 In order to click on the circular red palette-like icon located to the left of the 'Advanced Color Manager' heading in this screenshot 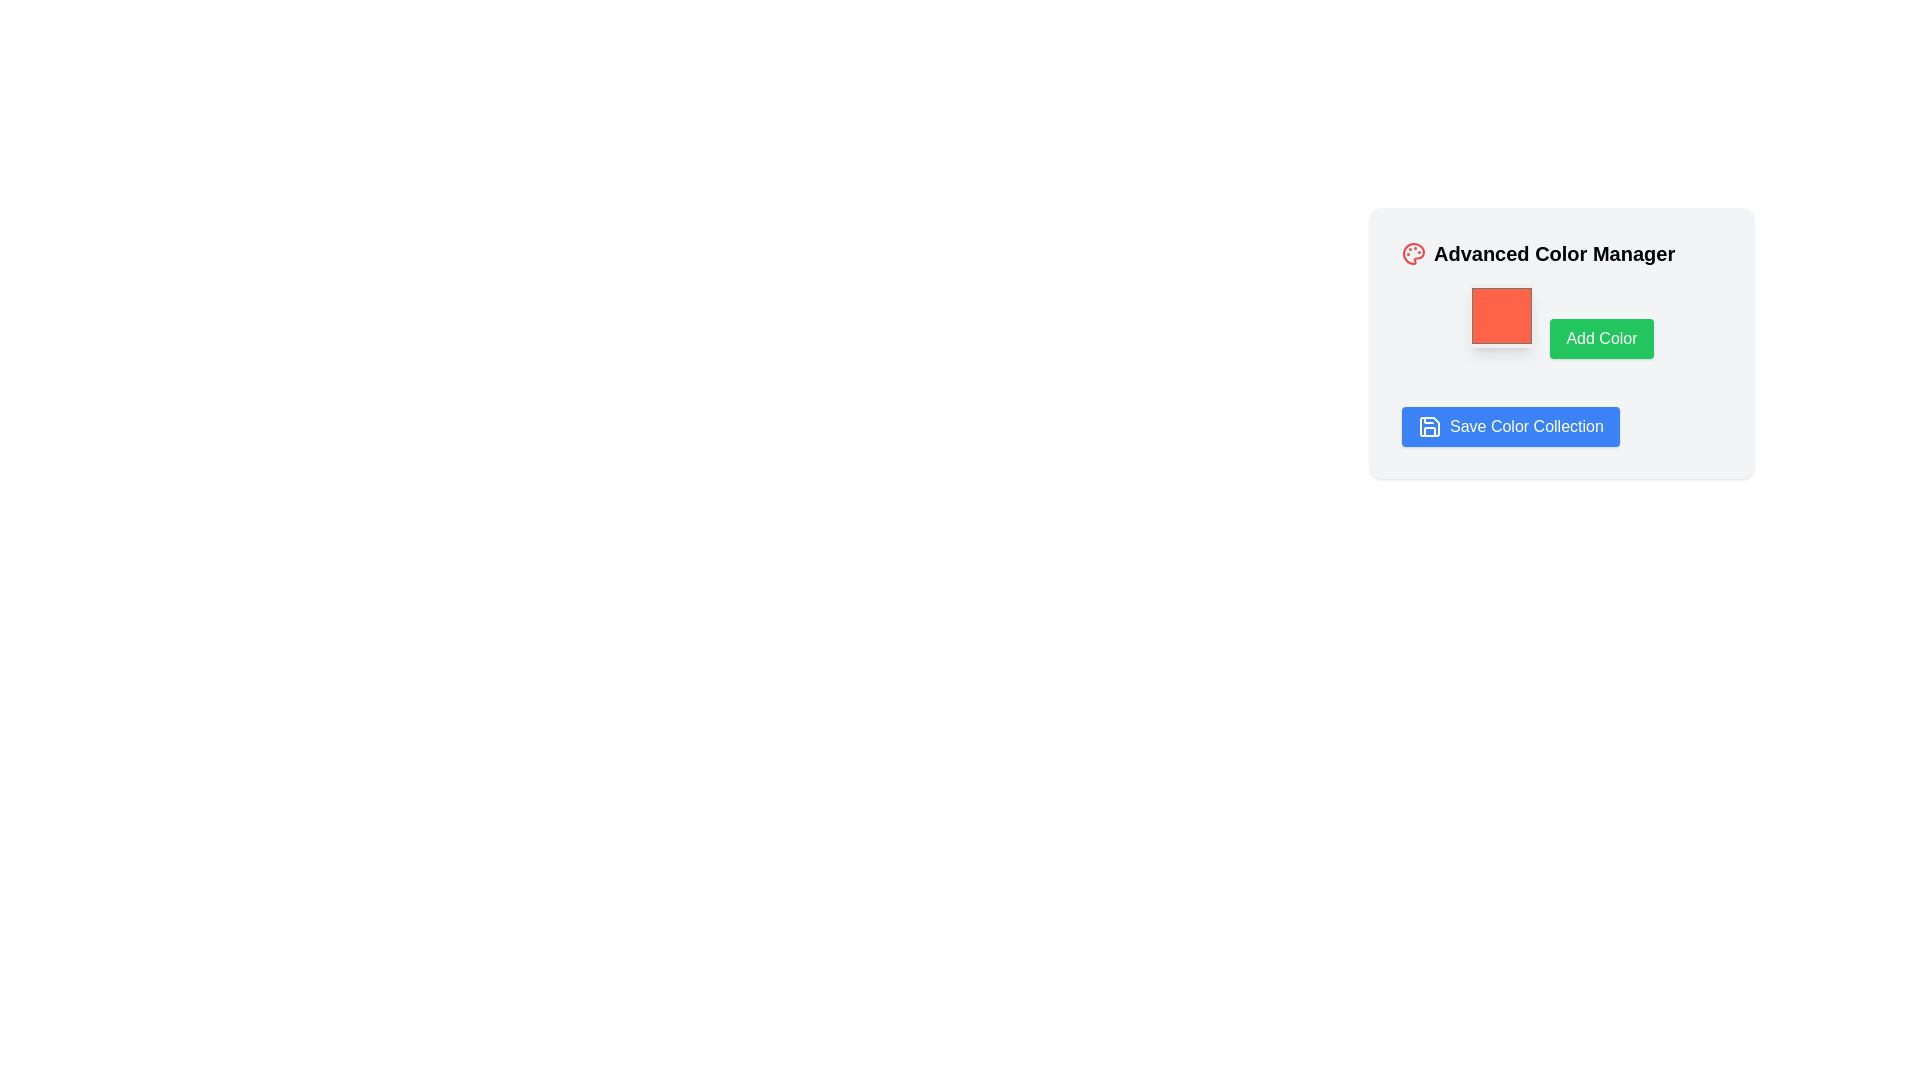, I will do `click(1413, 253)`.